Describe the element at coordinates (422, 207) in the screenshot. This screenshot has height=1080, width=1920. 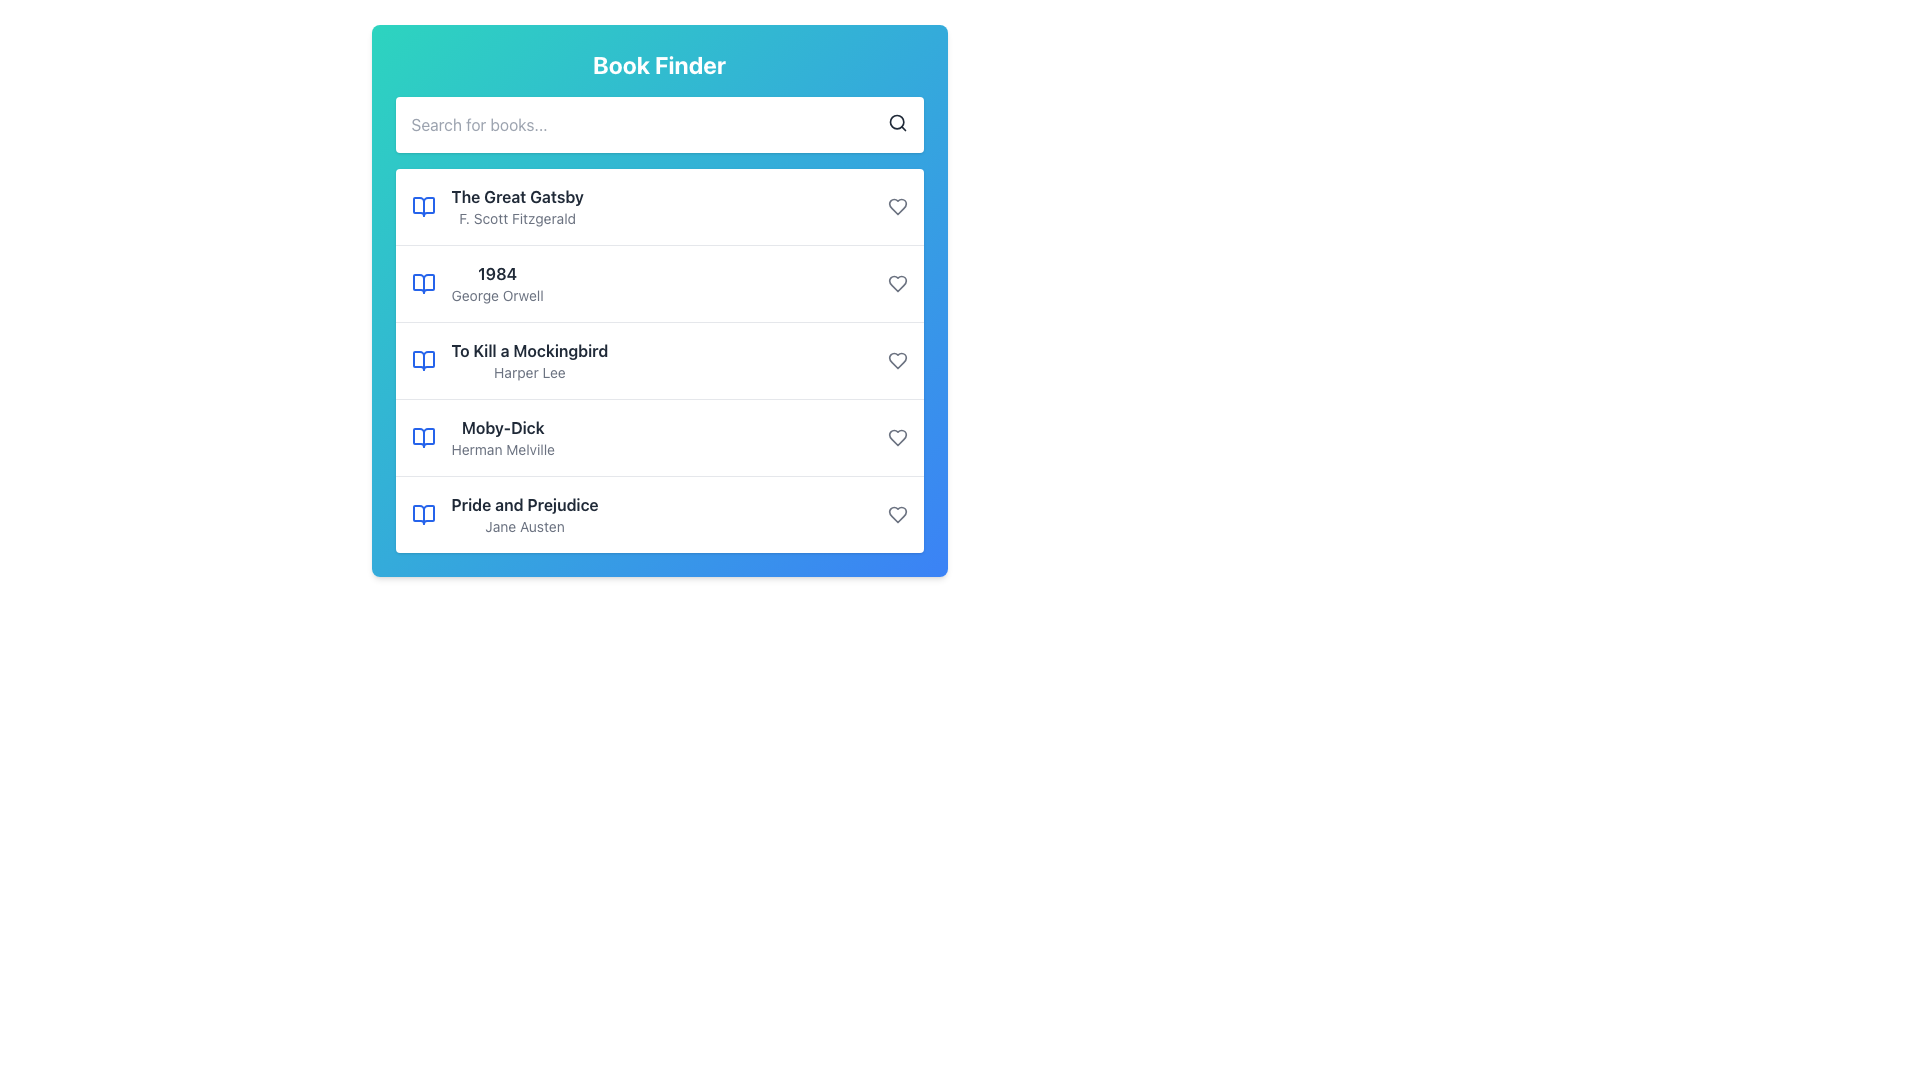
I see `the first book icon in the vertical list under the 'Book Finder' header, which is immediately to the left of the title-text 'The Great Gatsby'` at that location.